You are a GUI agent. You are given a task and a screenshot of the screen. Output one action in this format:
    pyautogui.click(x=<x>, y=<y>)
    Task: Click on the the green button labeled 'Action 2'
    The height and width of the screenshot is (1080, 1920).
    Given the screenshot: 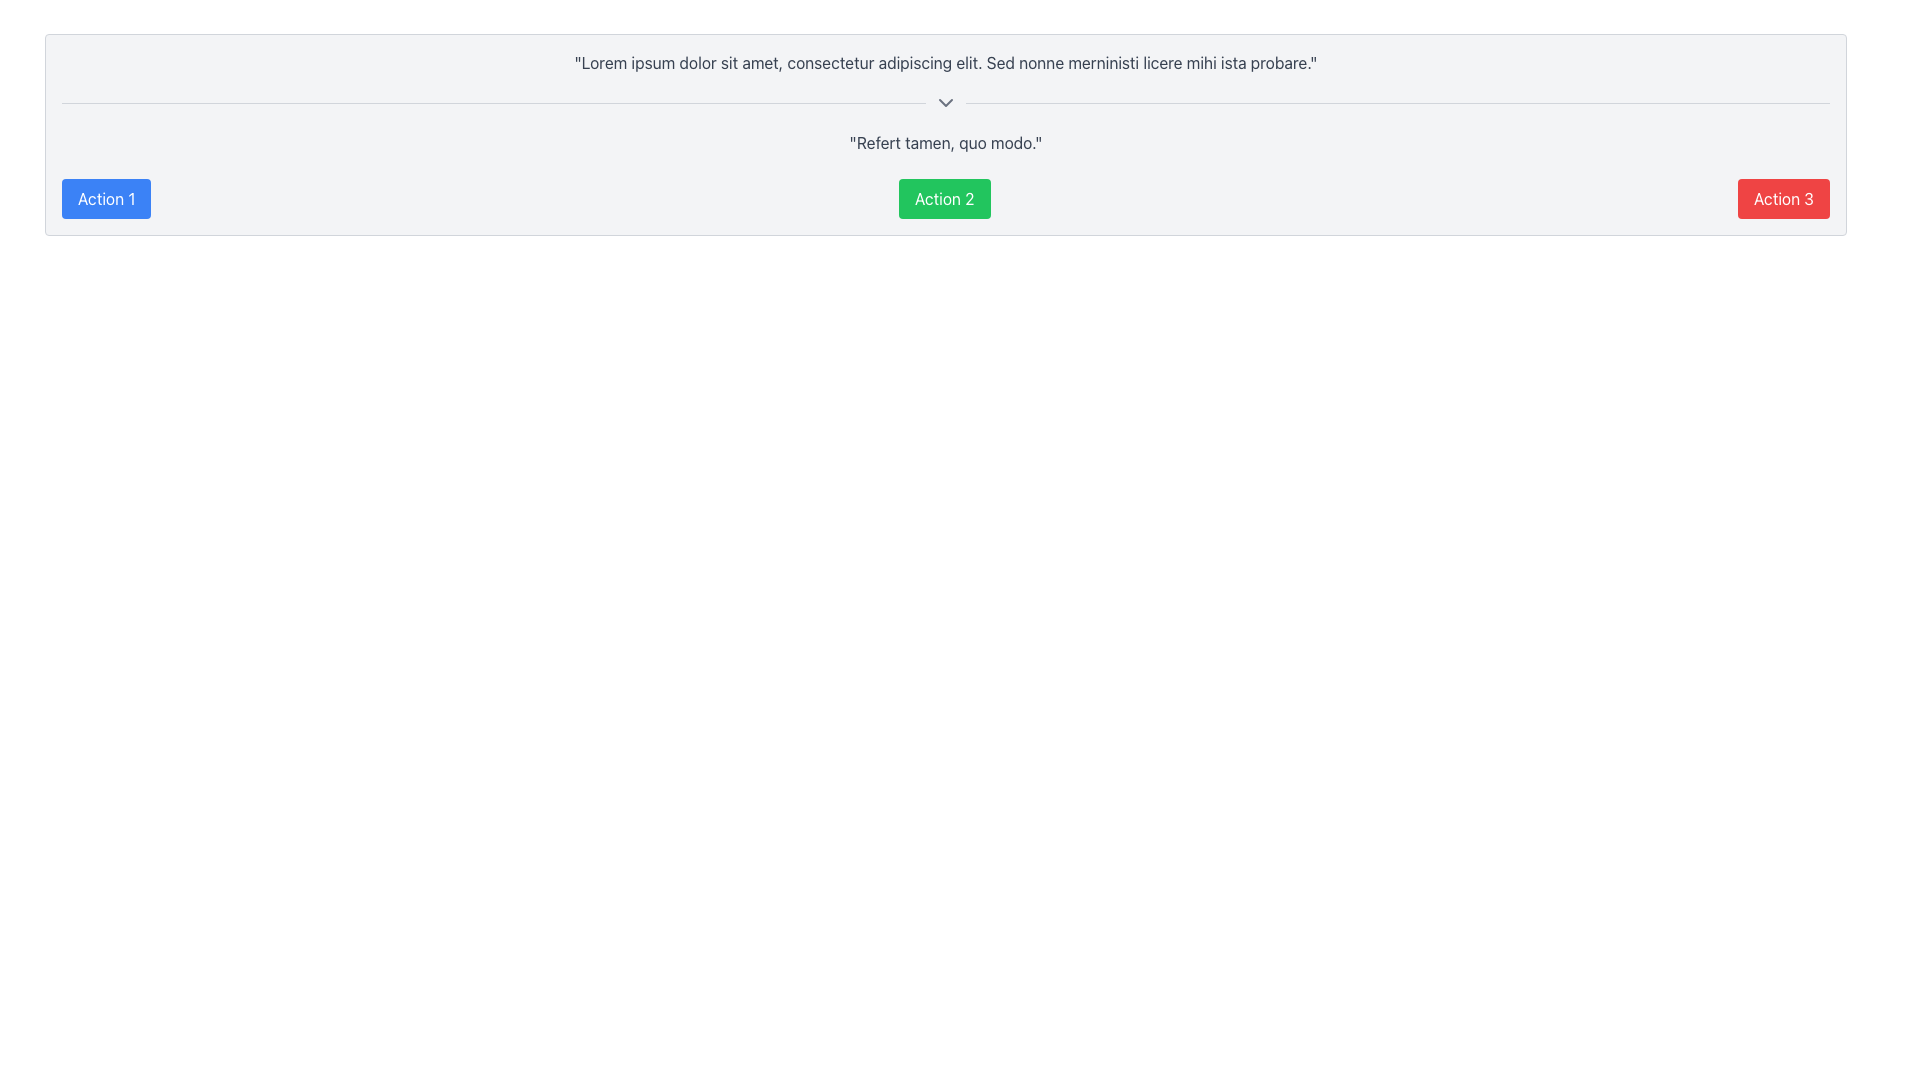 What is the action you would take?
    pyautogui.click(x=943, y=199)
    